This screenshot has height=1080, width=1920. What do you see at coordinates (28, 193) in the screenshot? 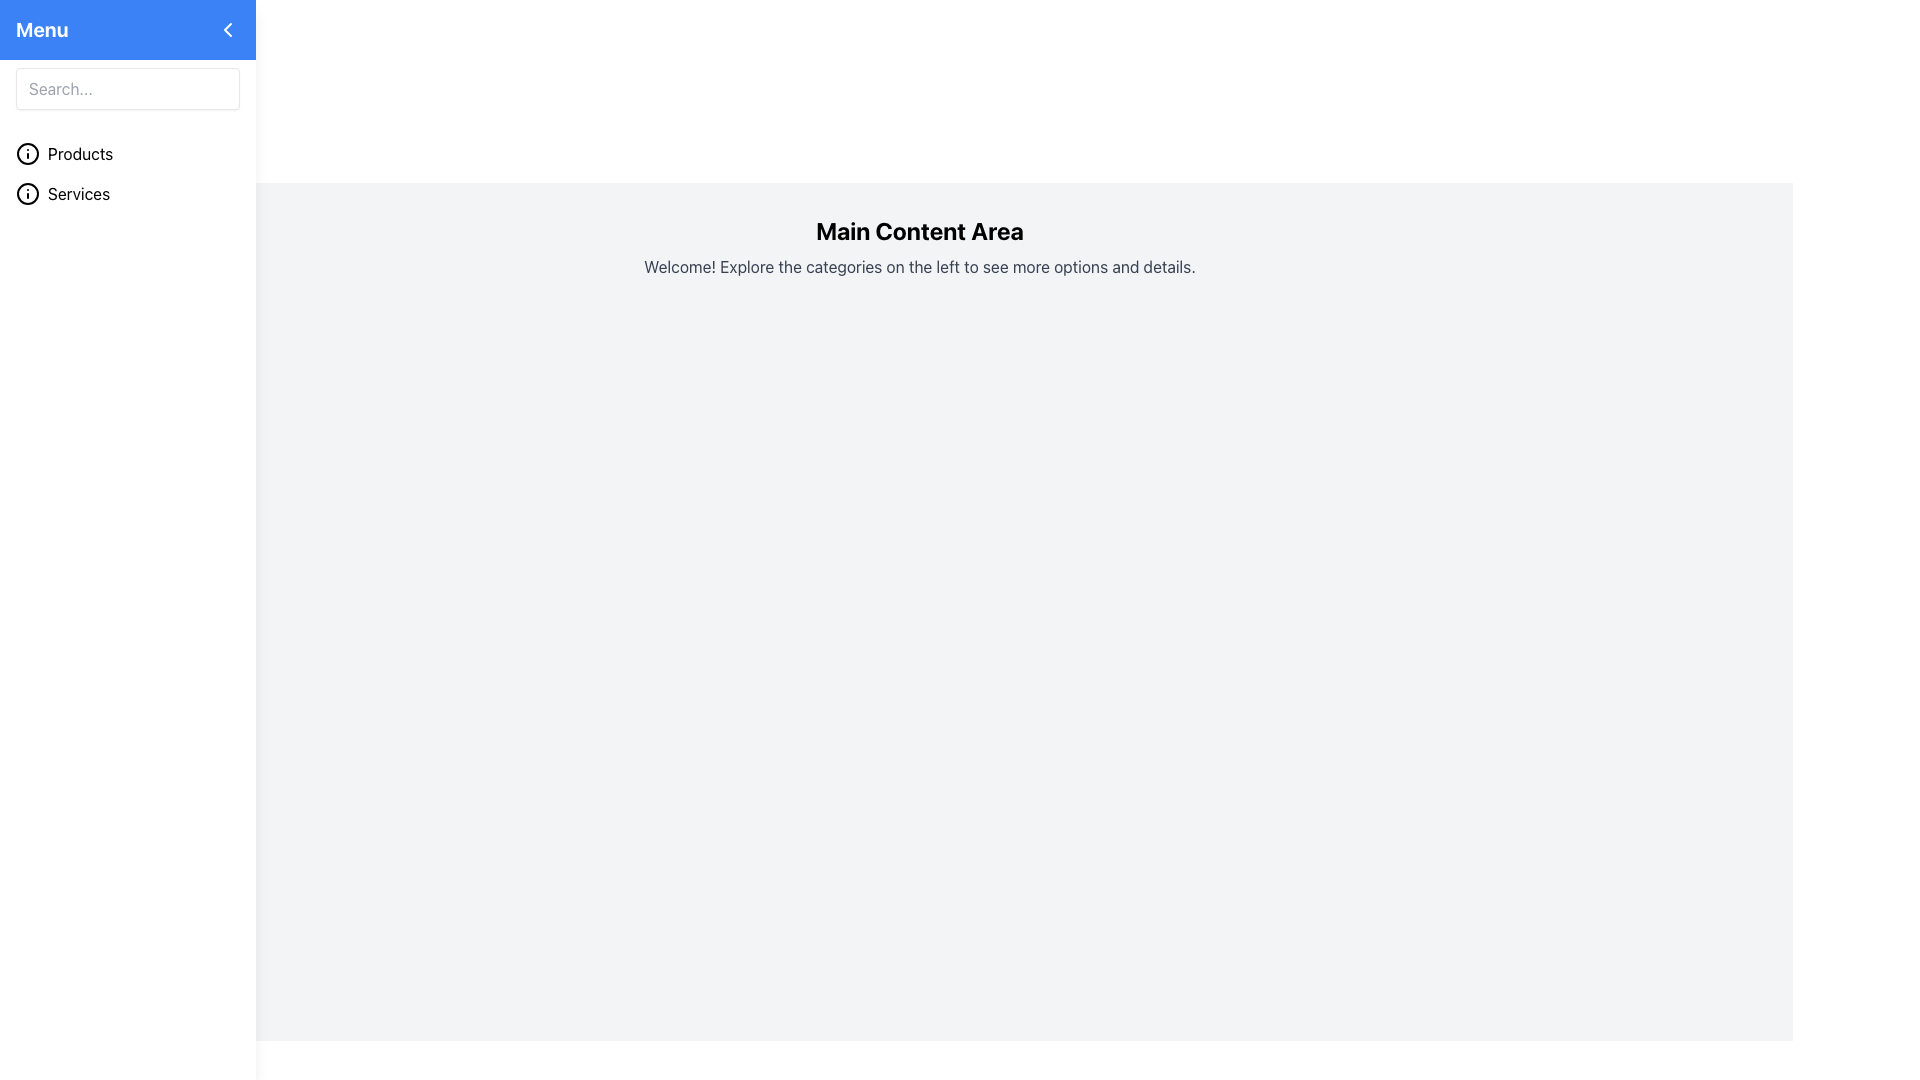
I see `the informational icon next to the 'Services' label in the left-hand menu` at bounding box center [28, 193].